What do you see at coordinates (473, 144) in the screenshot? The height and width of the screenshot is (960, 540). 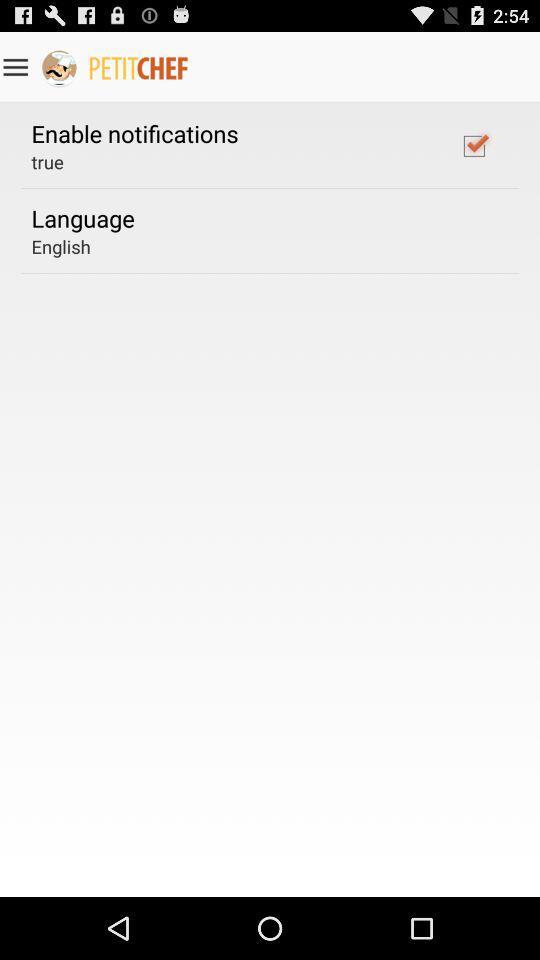 I see `the item next to the enable notifications icon` at bounding box center [473, 144].